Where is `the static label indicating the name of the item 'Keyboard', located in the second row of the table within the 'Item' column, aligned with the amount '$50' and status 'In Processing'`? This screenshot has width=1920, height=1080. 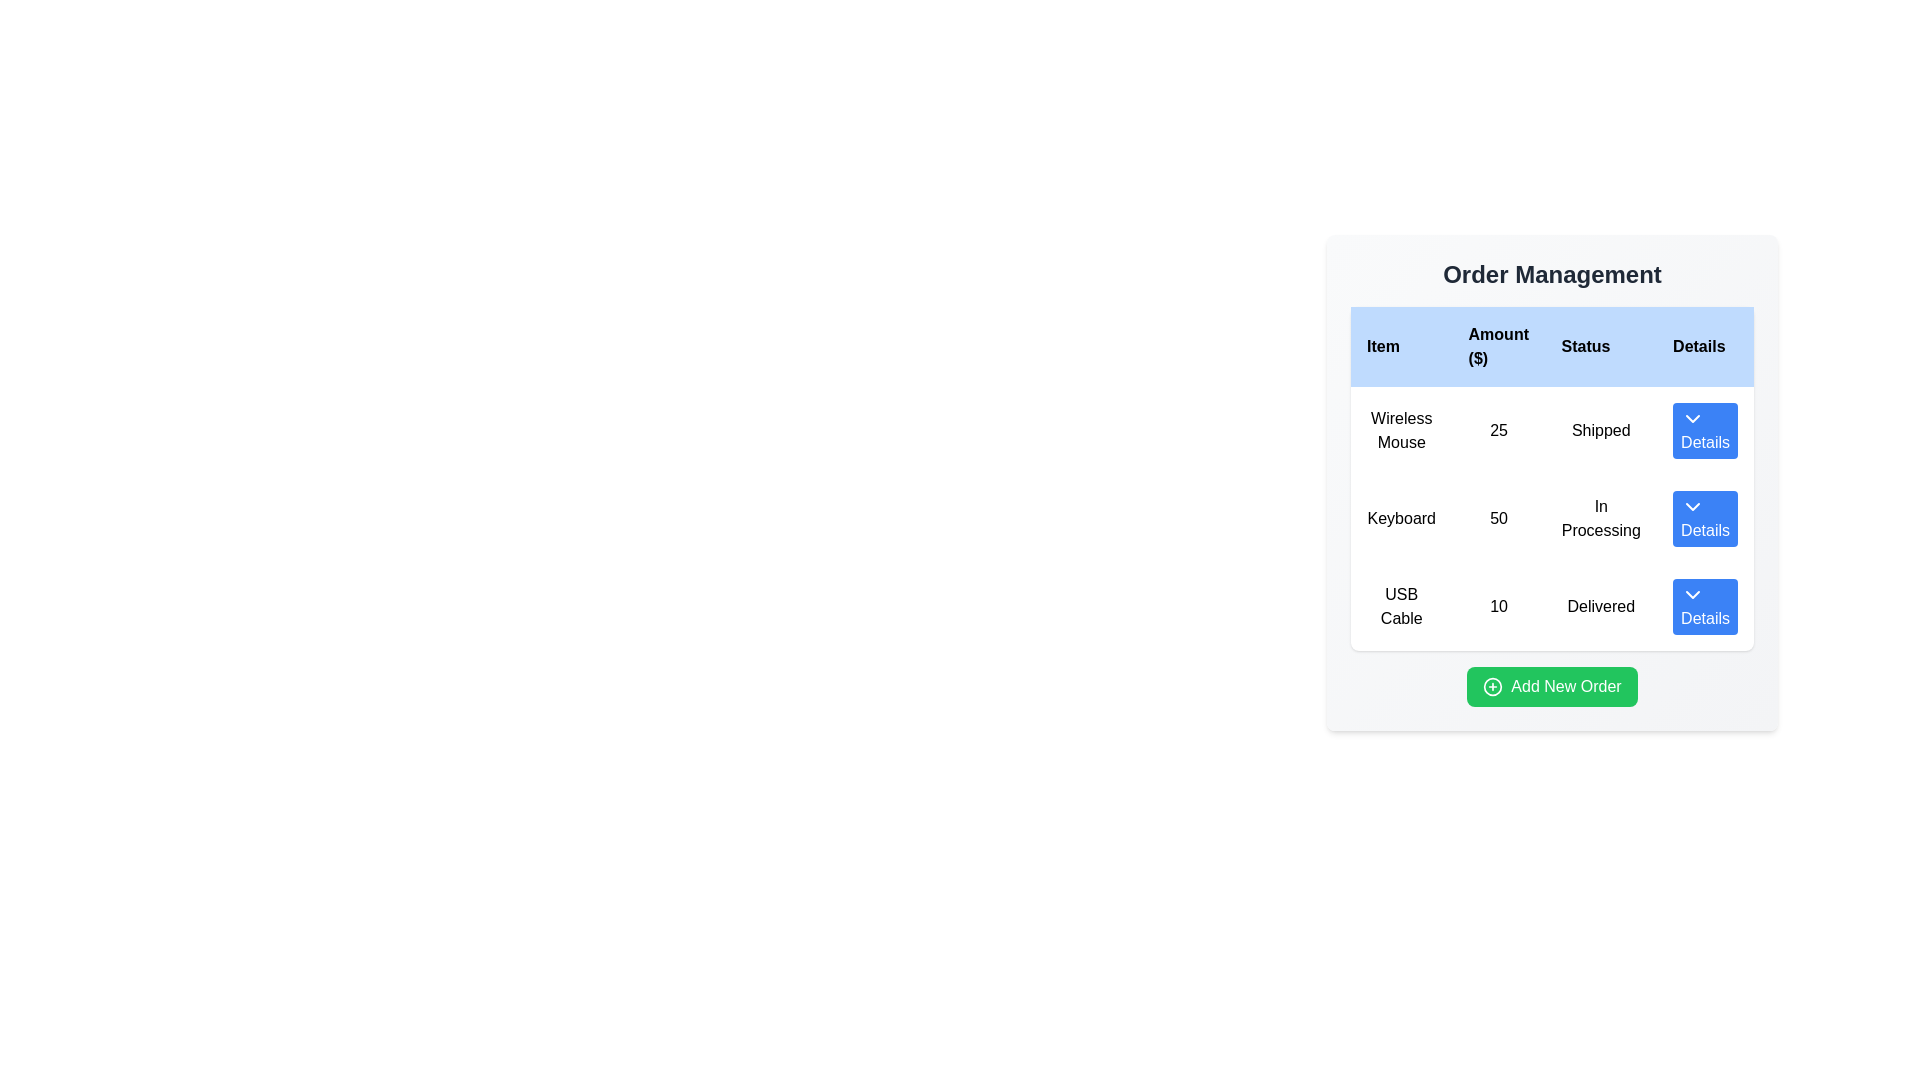
the static label indicating the name of the item 'Keyboard', located in the second row of the table within the 'Item' column, aligned with the amount '$50' and status 'In Processing' is located at coordinates (1400, 518).